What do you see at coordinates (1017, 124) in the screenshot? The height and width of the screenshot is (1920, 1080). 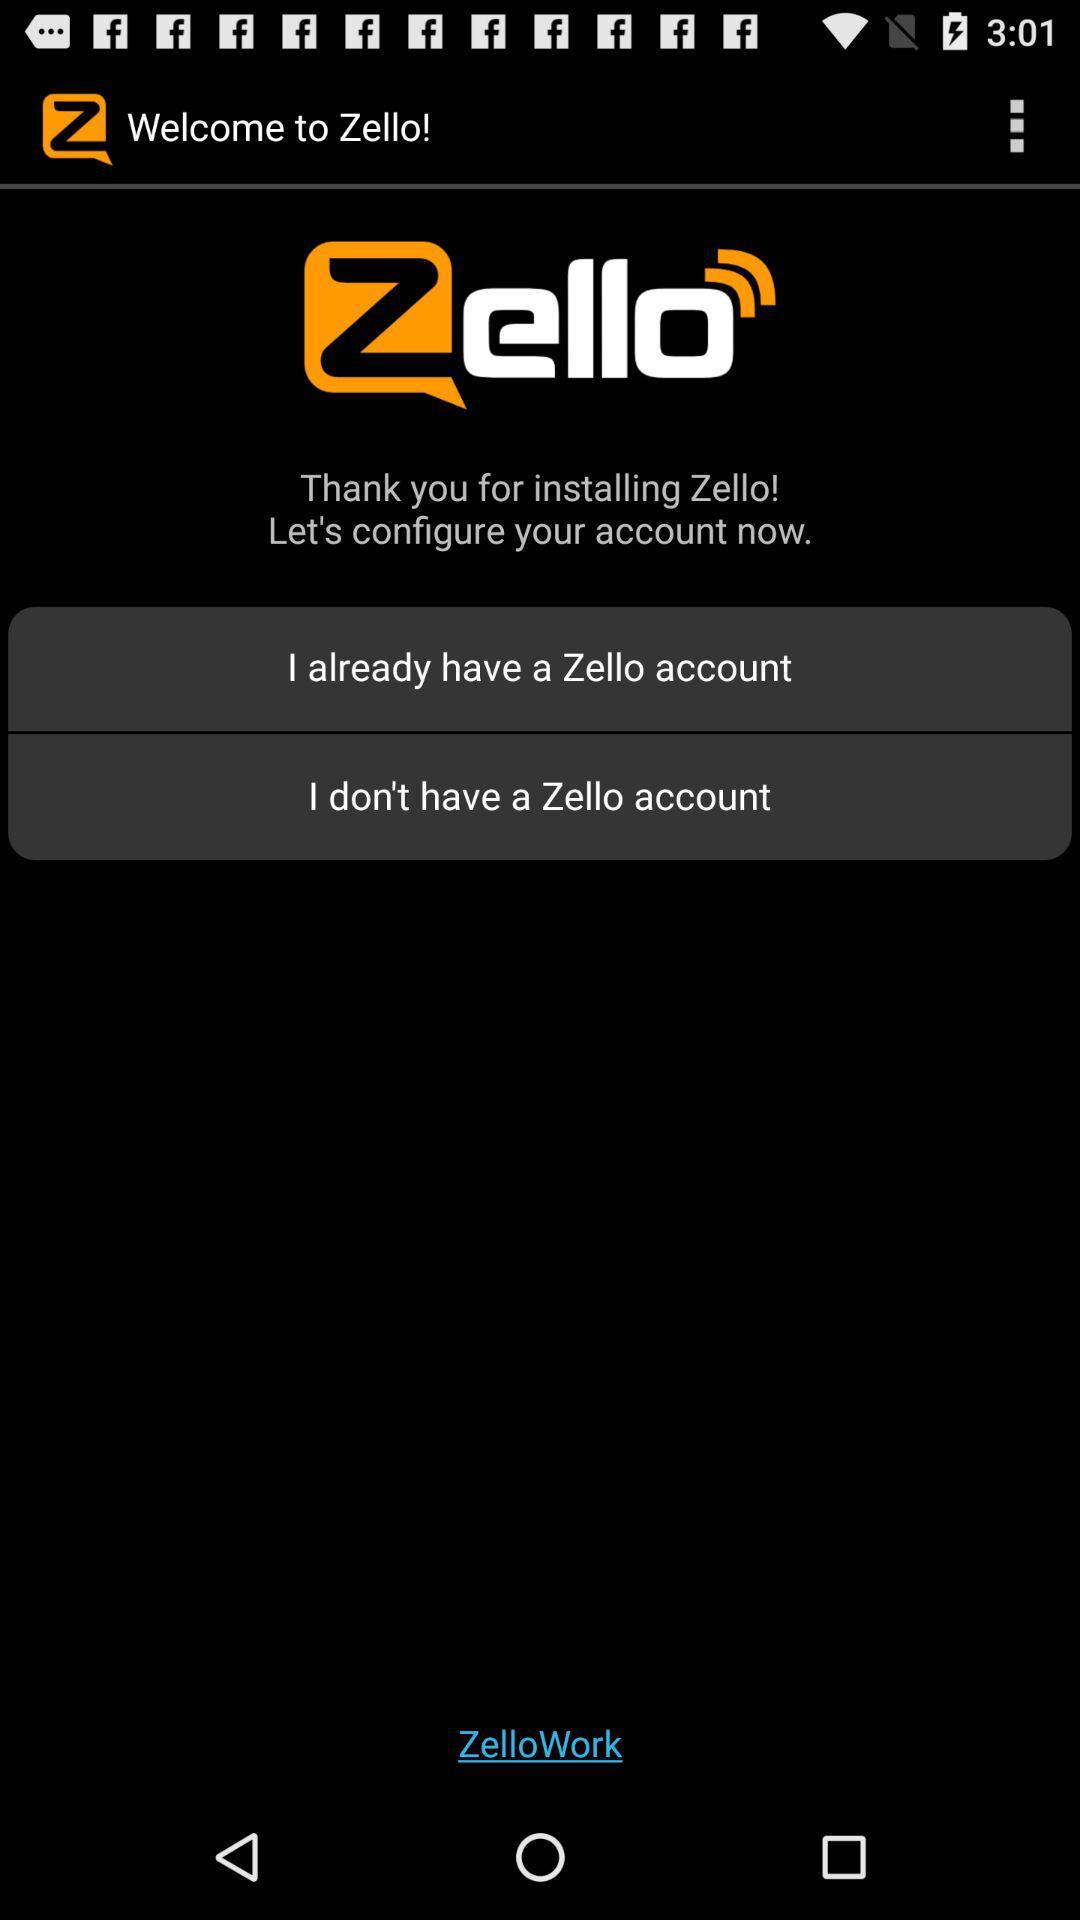 I see `icon to the right of the welcome to zello!` at bounding box center [1017, 124].